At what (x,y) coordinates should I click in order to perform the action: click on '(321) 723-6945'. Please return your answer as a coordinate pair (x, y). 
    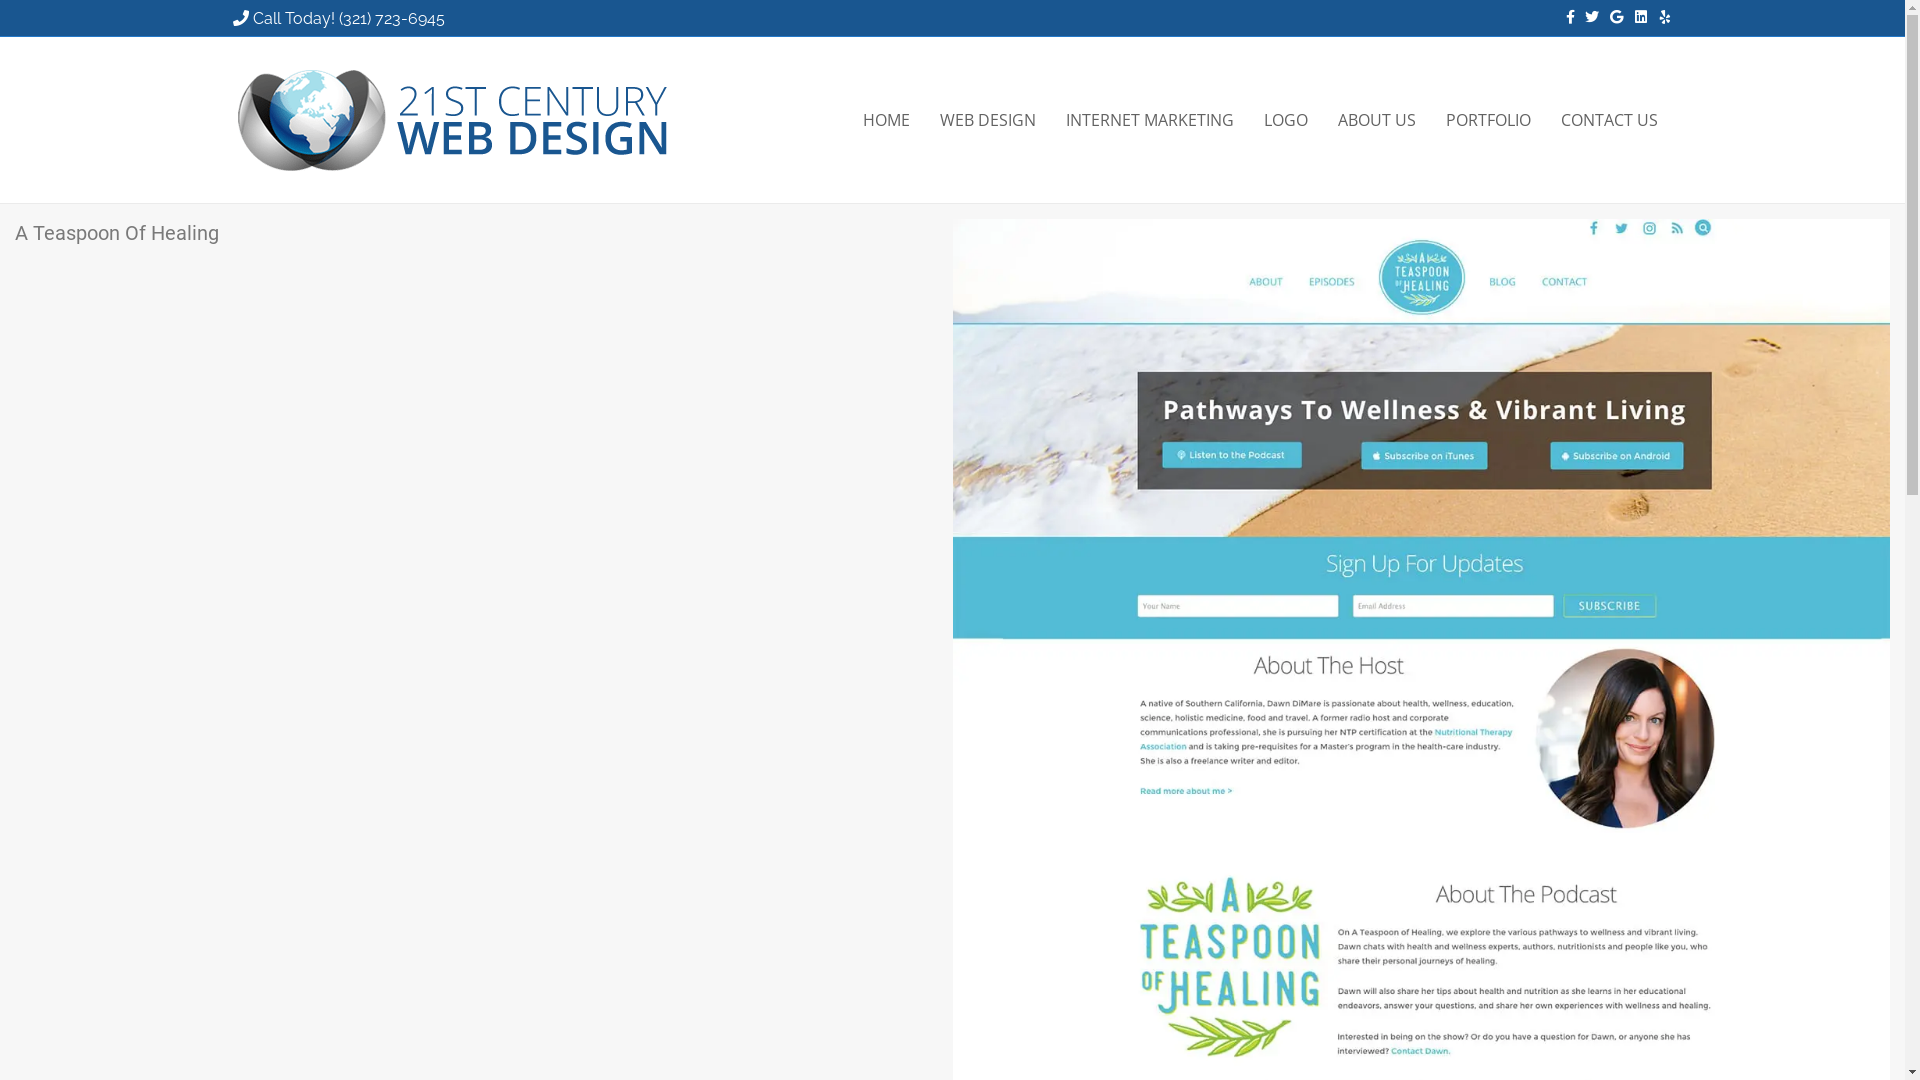
    Looking at the image, I should click on (390, 18).